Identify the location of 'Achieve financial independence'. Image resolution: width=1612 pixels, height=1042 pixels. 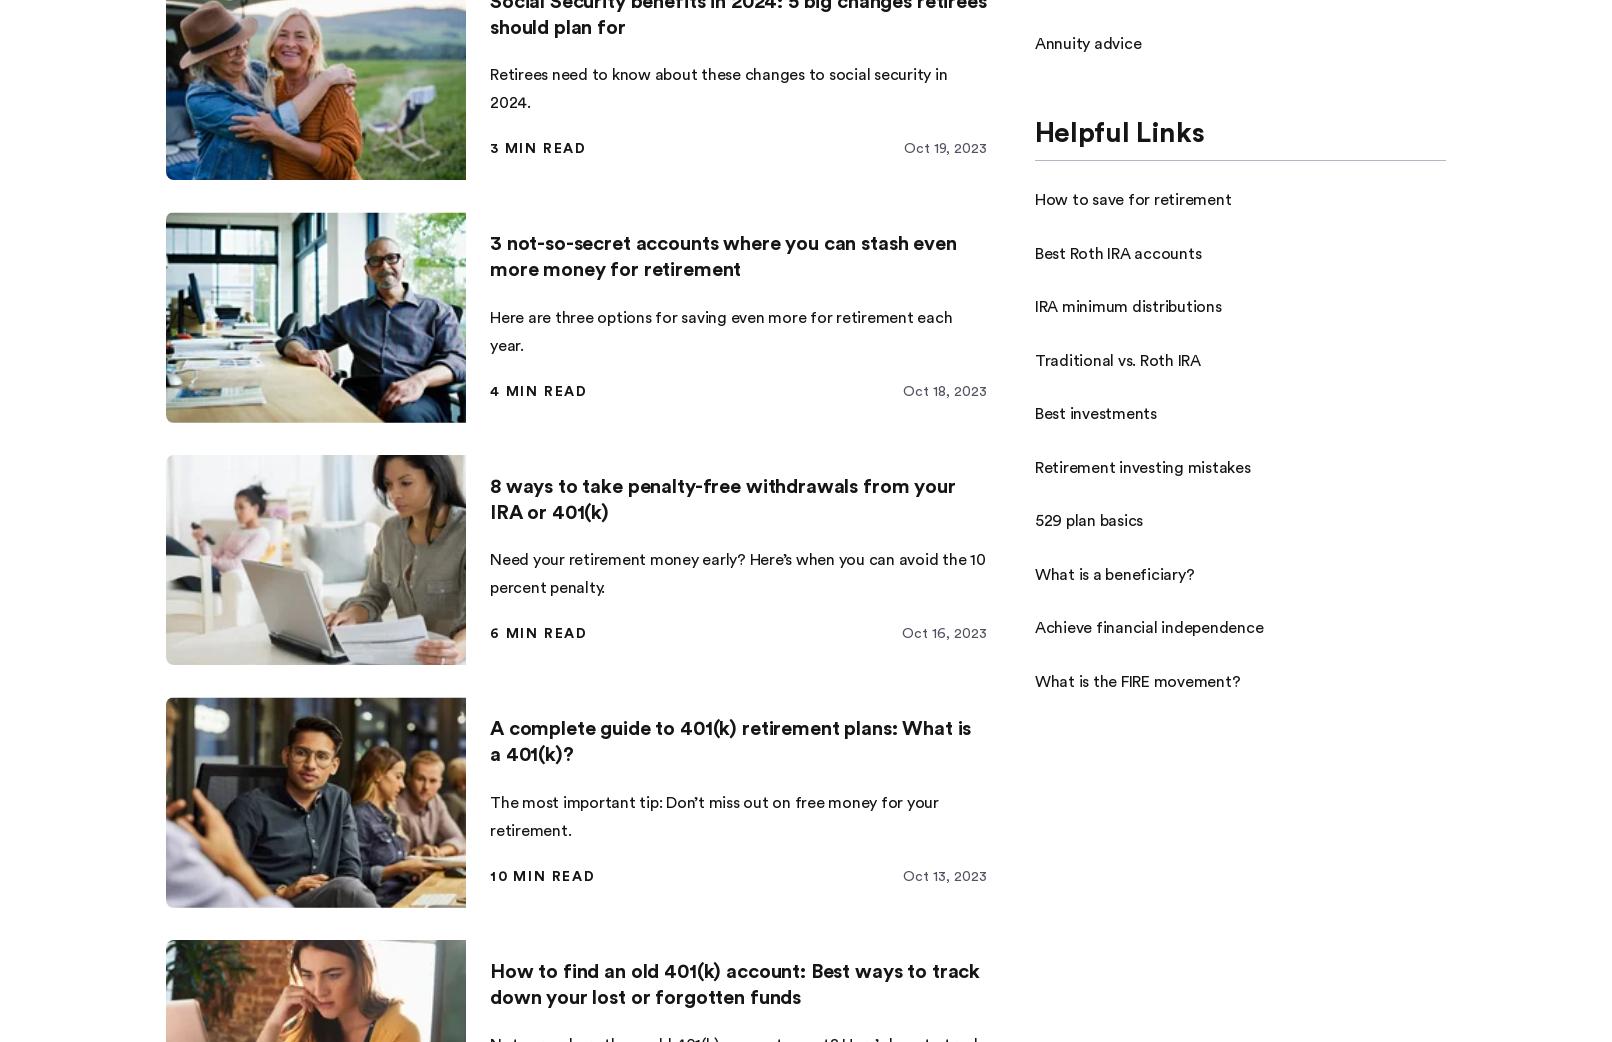
(1147, 628).